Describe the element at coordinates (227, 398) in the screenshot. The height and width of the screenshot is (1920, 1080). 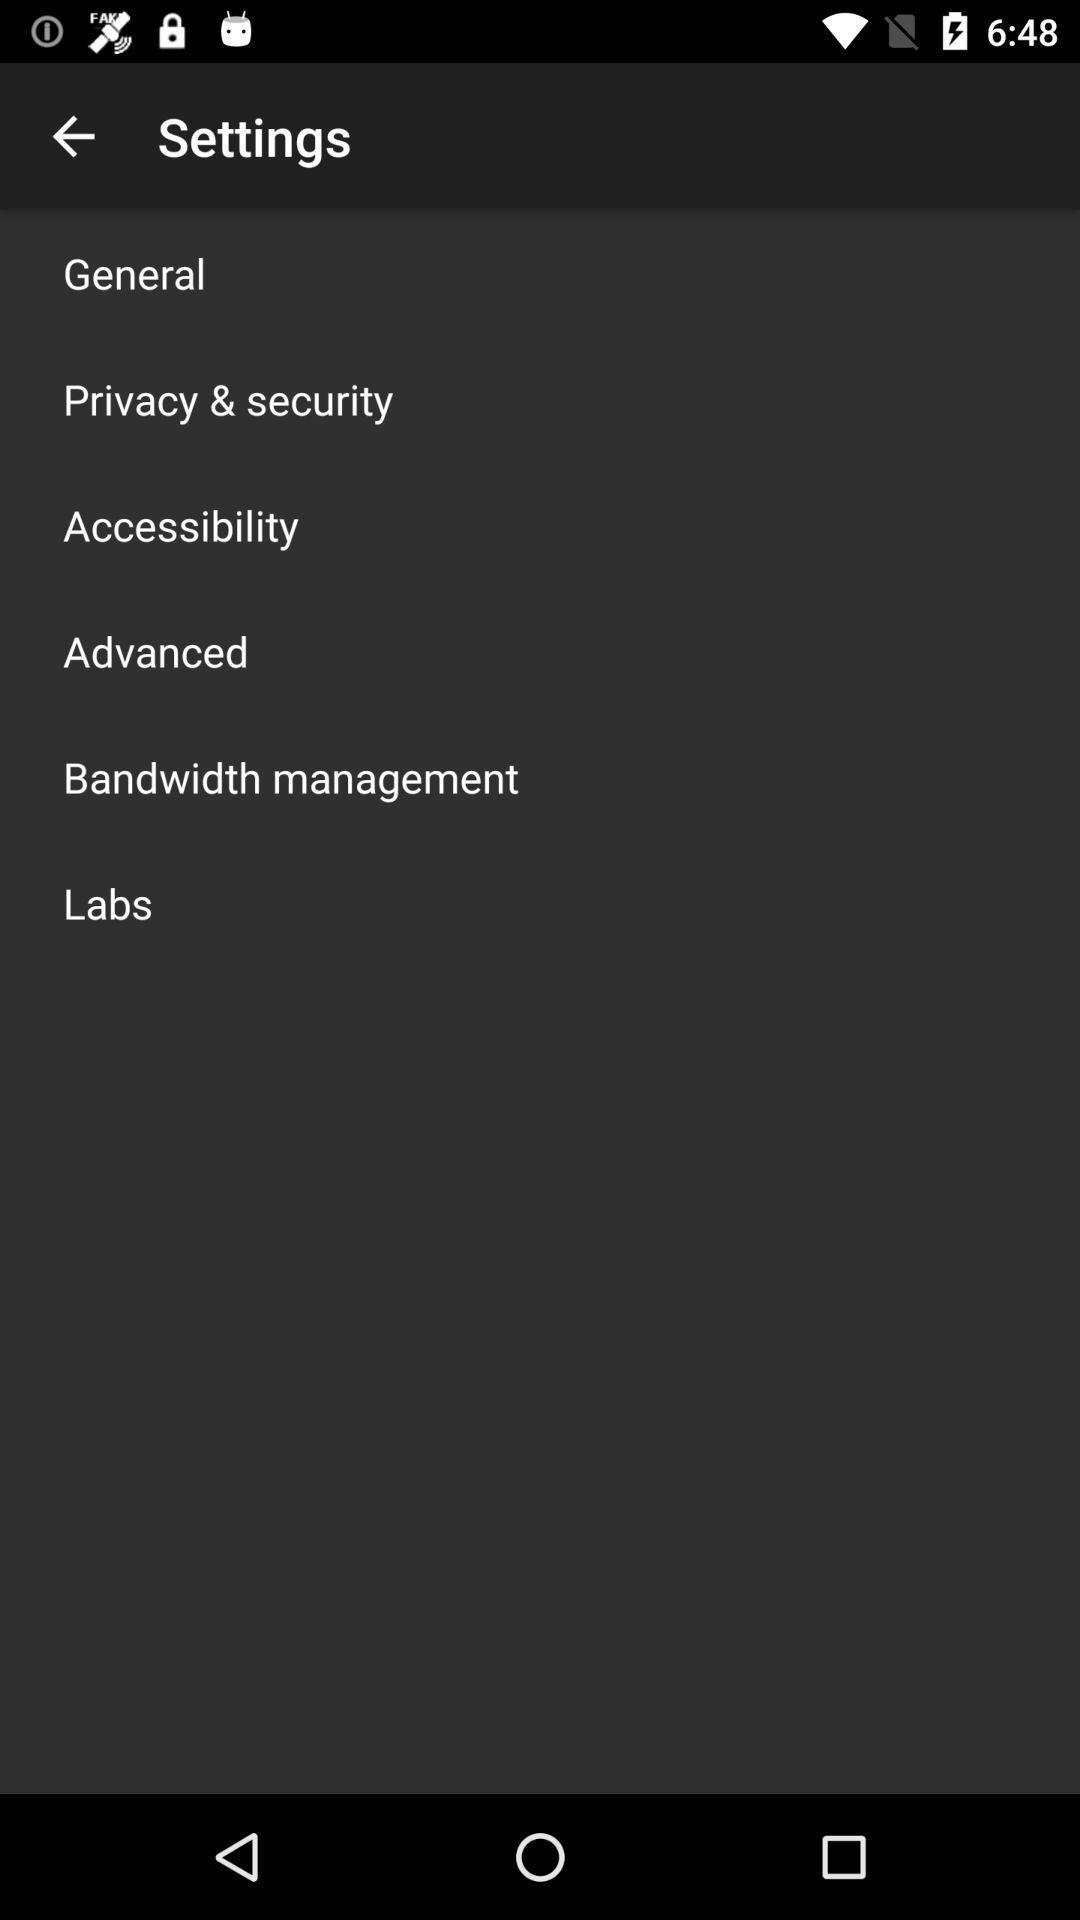
I see `privacy & security icon` at that location.